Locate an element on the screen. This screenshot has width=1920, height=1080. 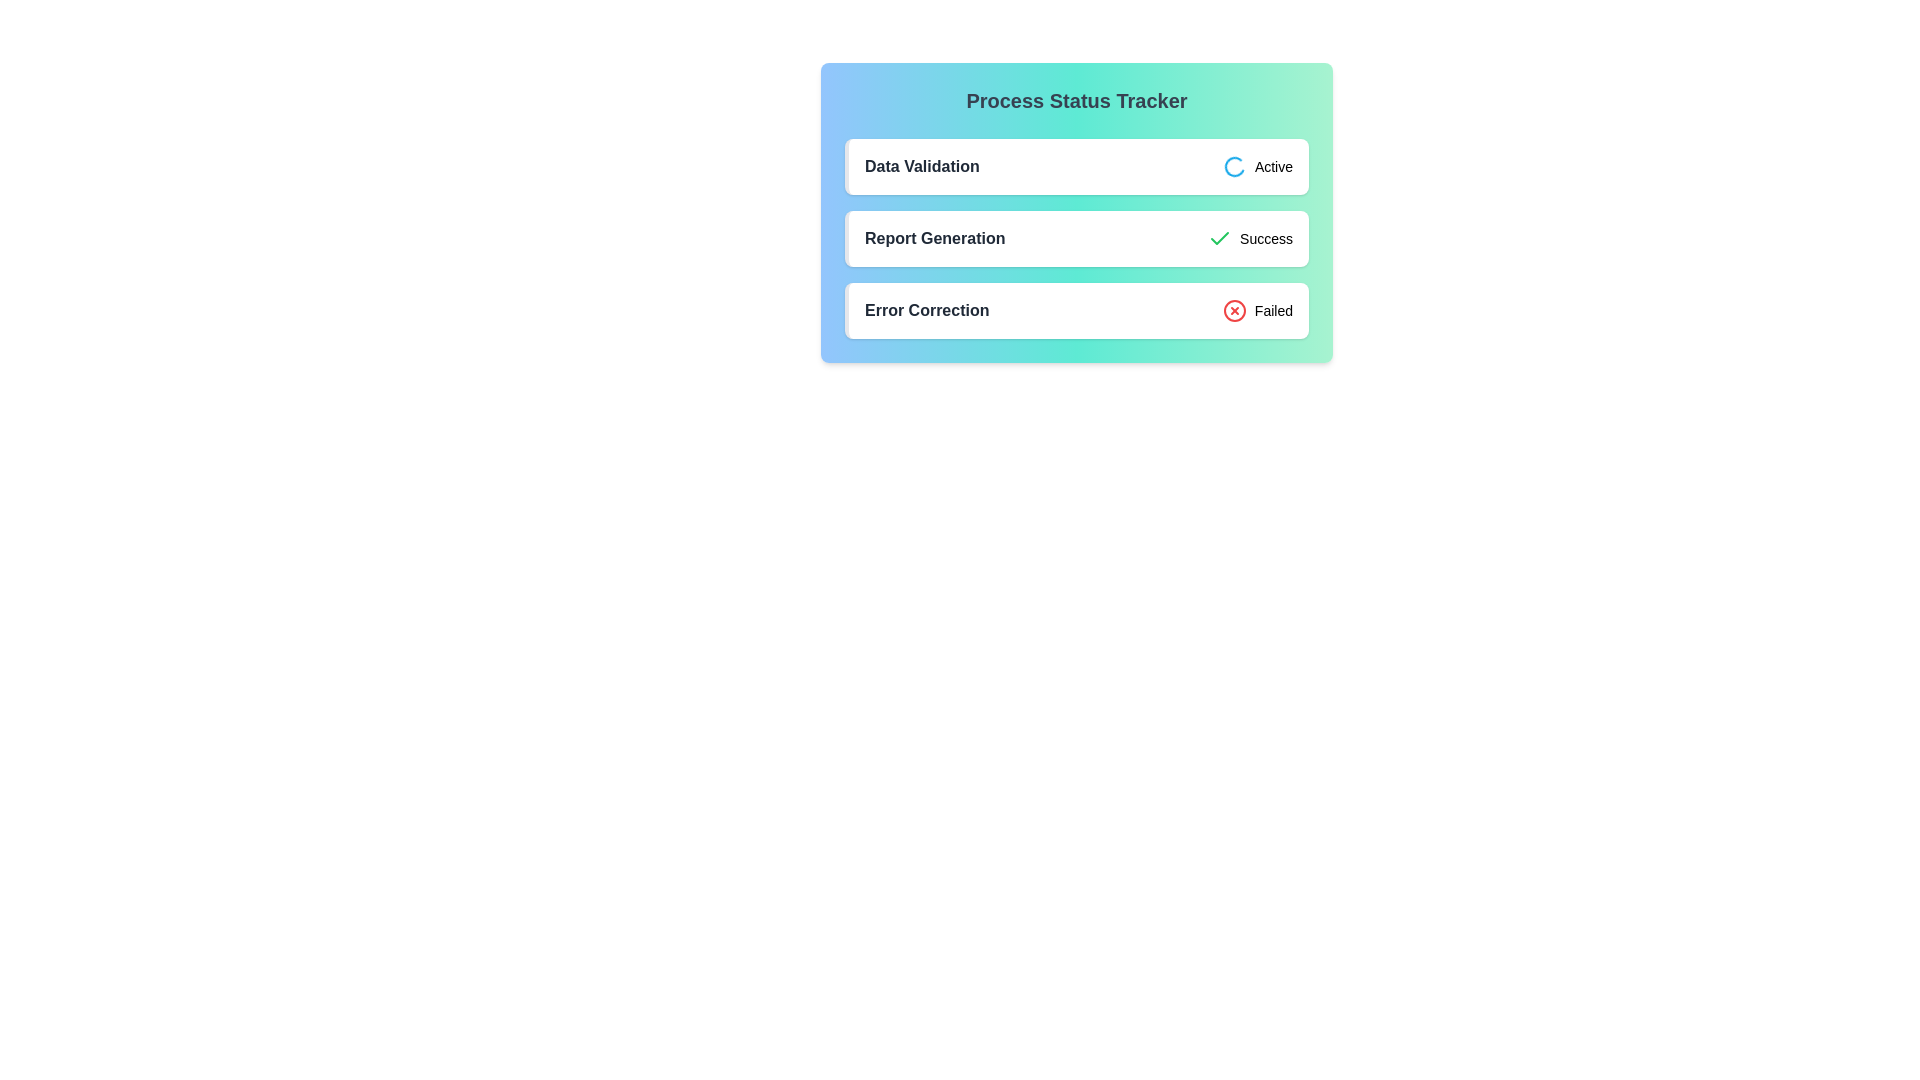
the text label located on the left side of the third card in the stacked status tracker interface, which provides context for the associated status indicator is located at coordinates (926, 311).